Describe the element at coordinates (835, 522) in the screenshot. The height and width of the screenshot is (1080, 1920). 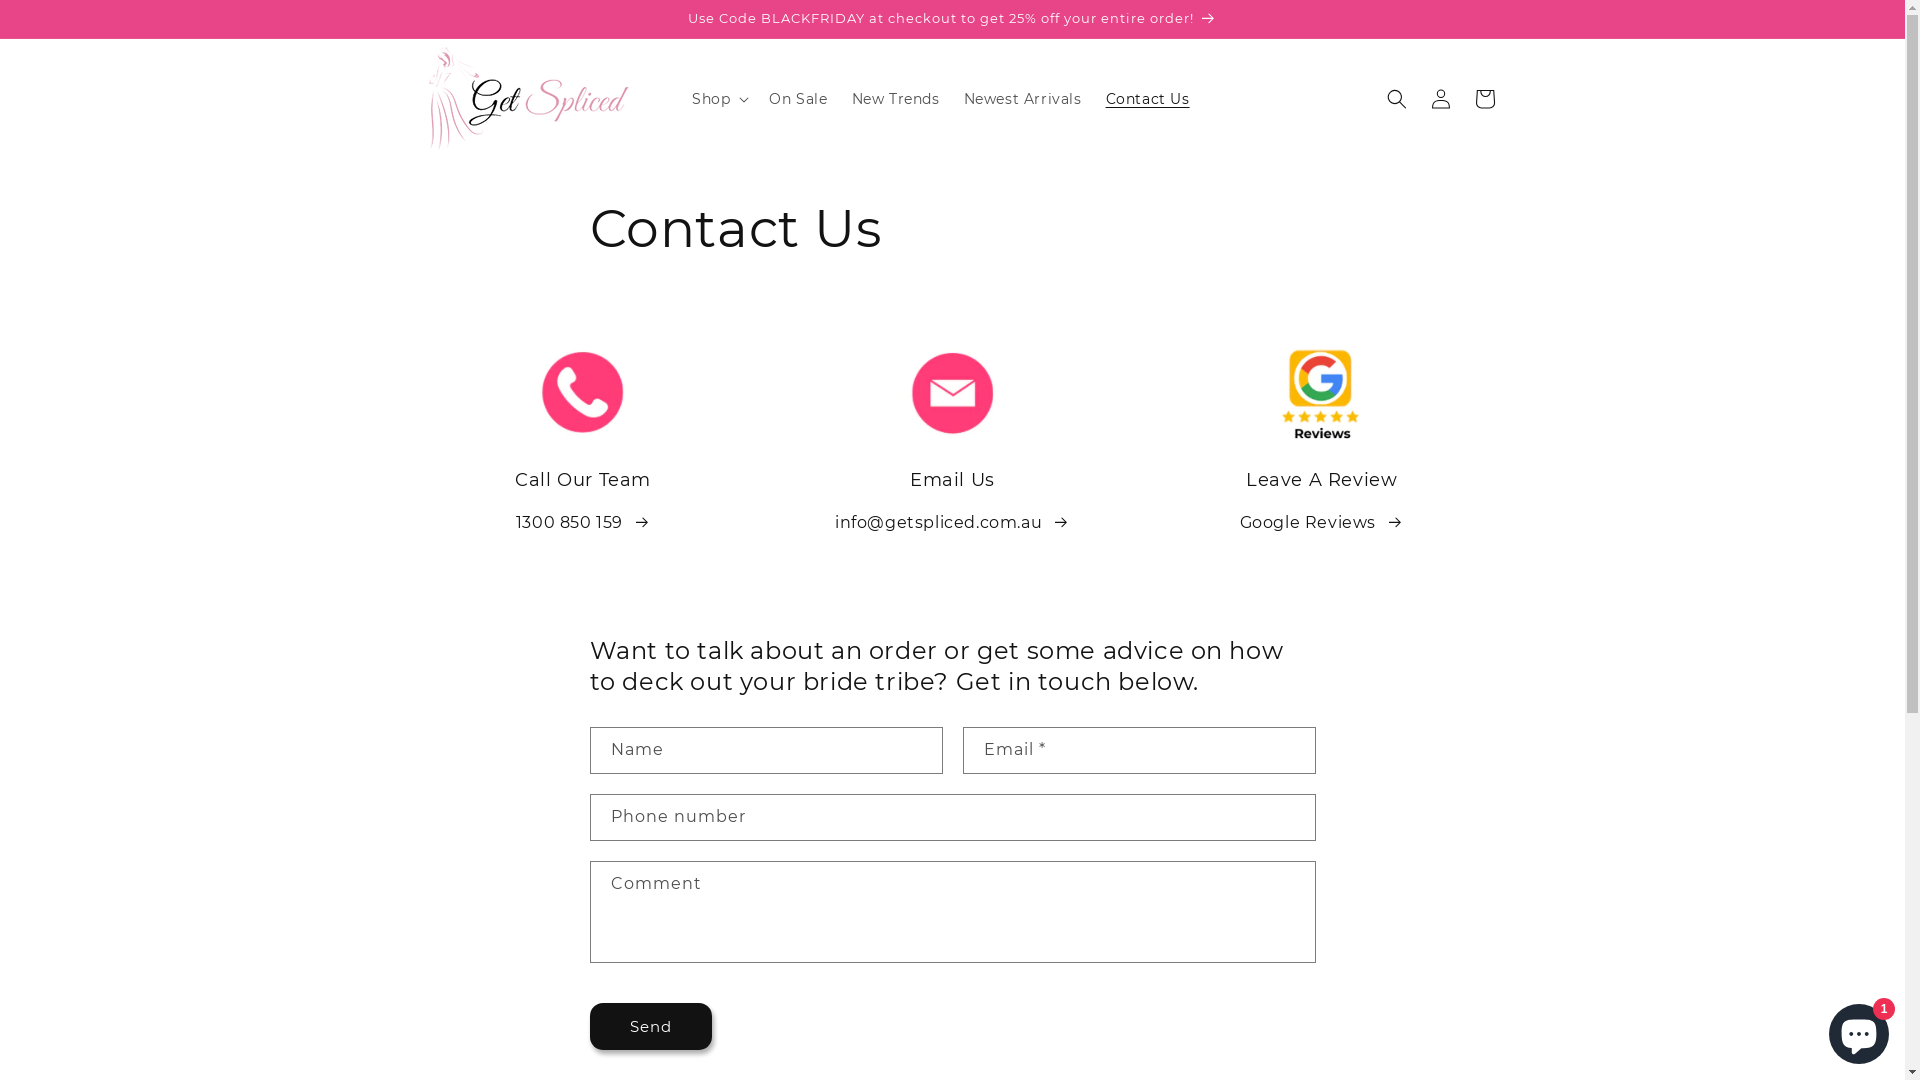
I see `'info@getspliced.com.au '` at that location.